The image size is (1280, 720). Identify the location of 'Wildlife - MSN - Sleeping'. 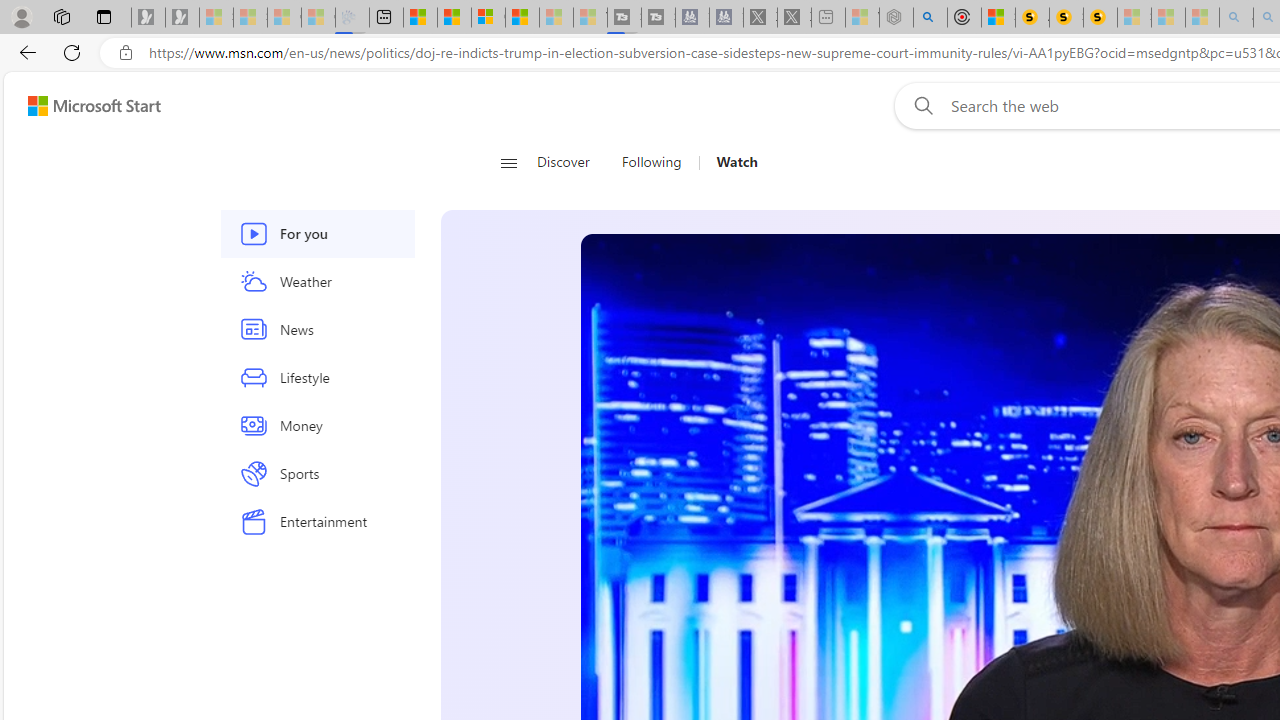
(862, 17).